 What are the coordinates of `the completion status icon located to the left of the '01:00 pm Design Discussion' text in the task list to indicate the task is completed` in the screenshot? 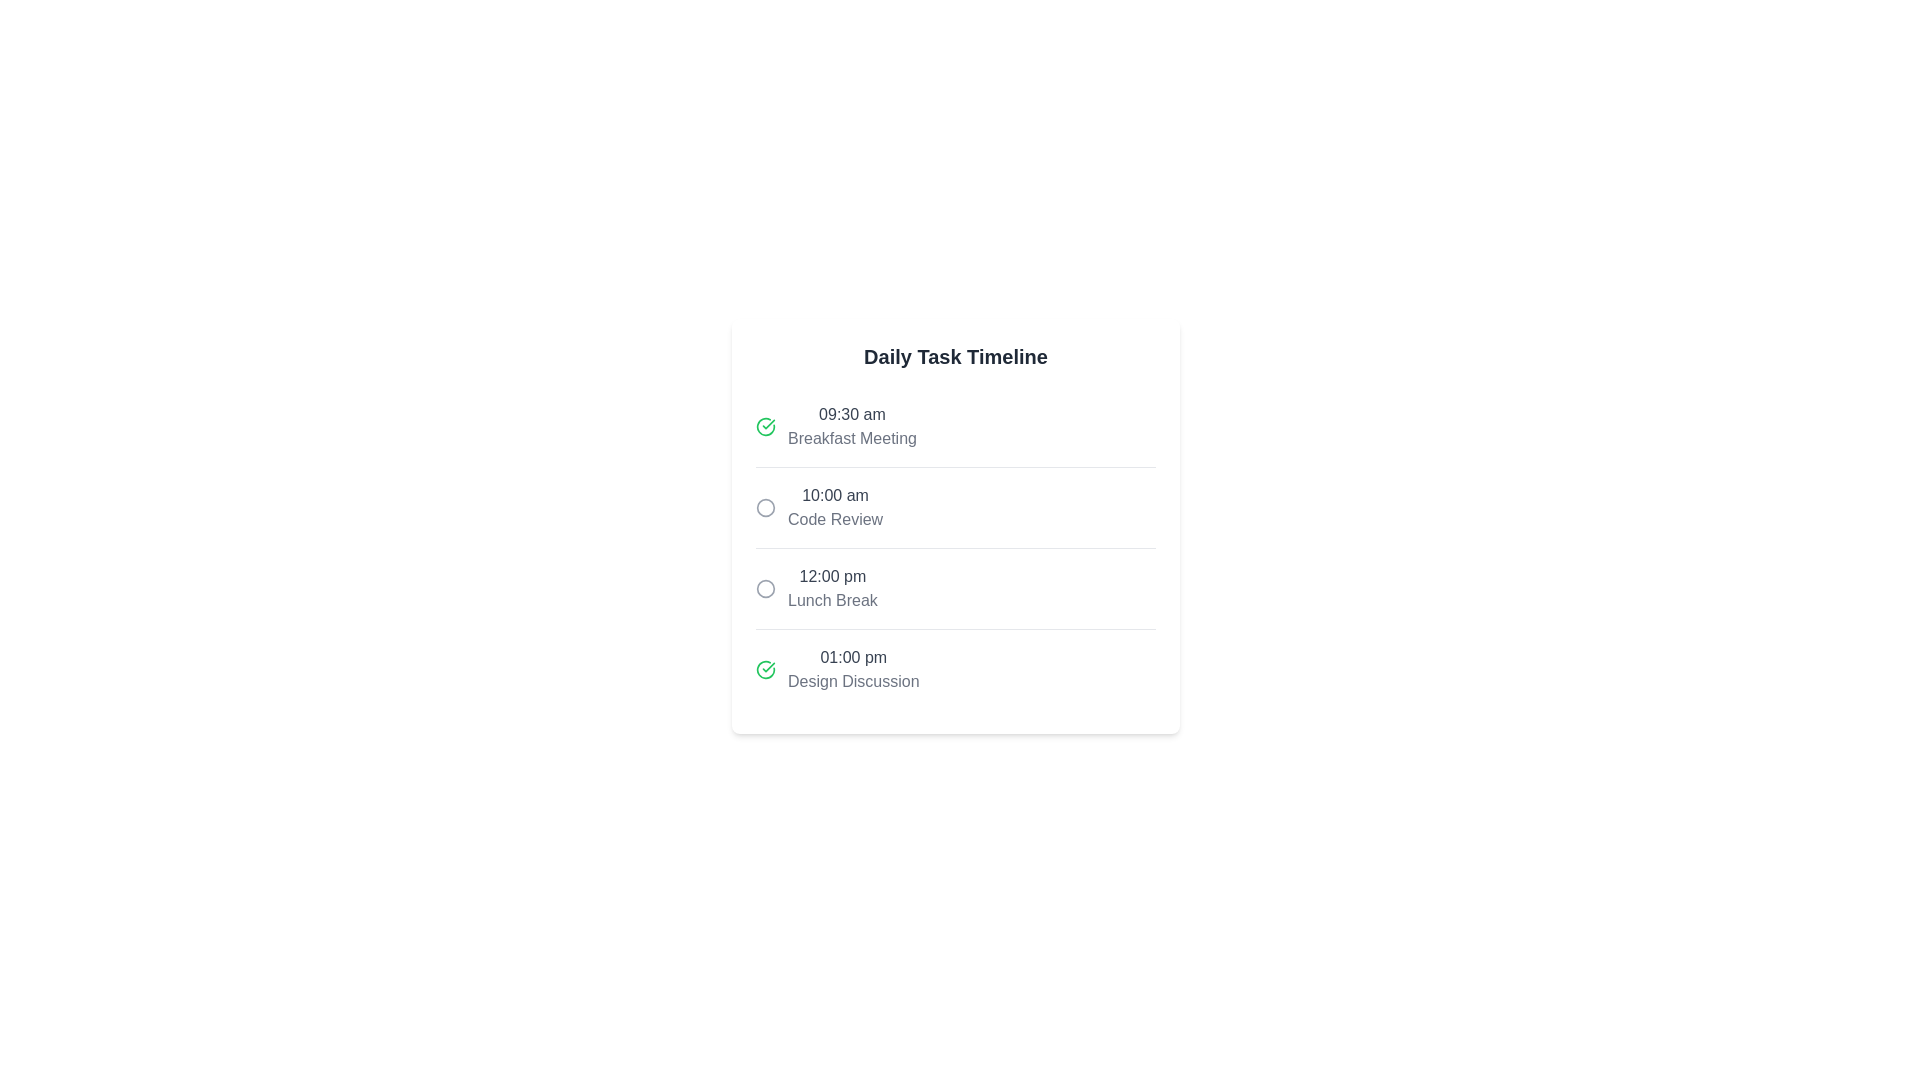 It's located at (765, 670).